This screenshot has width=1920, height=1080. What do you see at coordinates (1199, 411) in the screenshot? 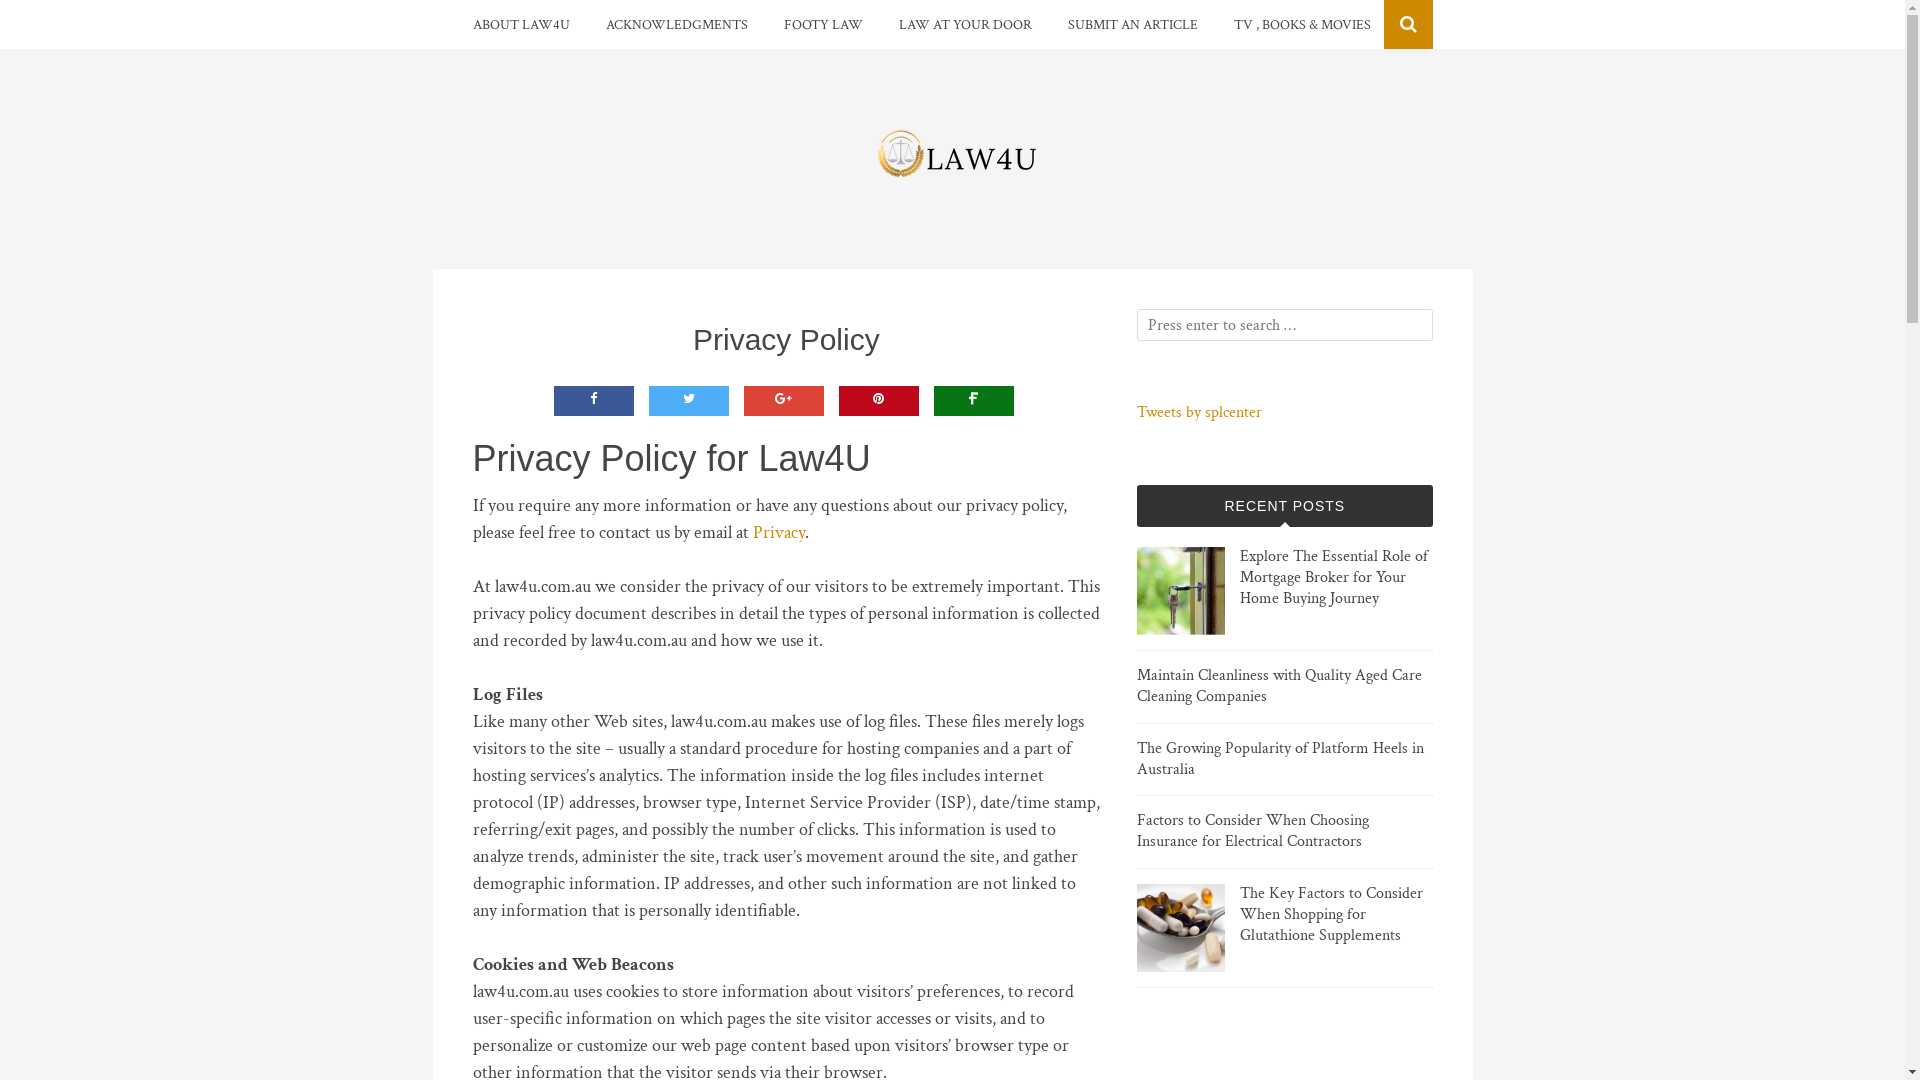
I see `'Tweets by splcenter'` at bounding box center [1199, 411].